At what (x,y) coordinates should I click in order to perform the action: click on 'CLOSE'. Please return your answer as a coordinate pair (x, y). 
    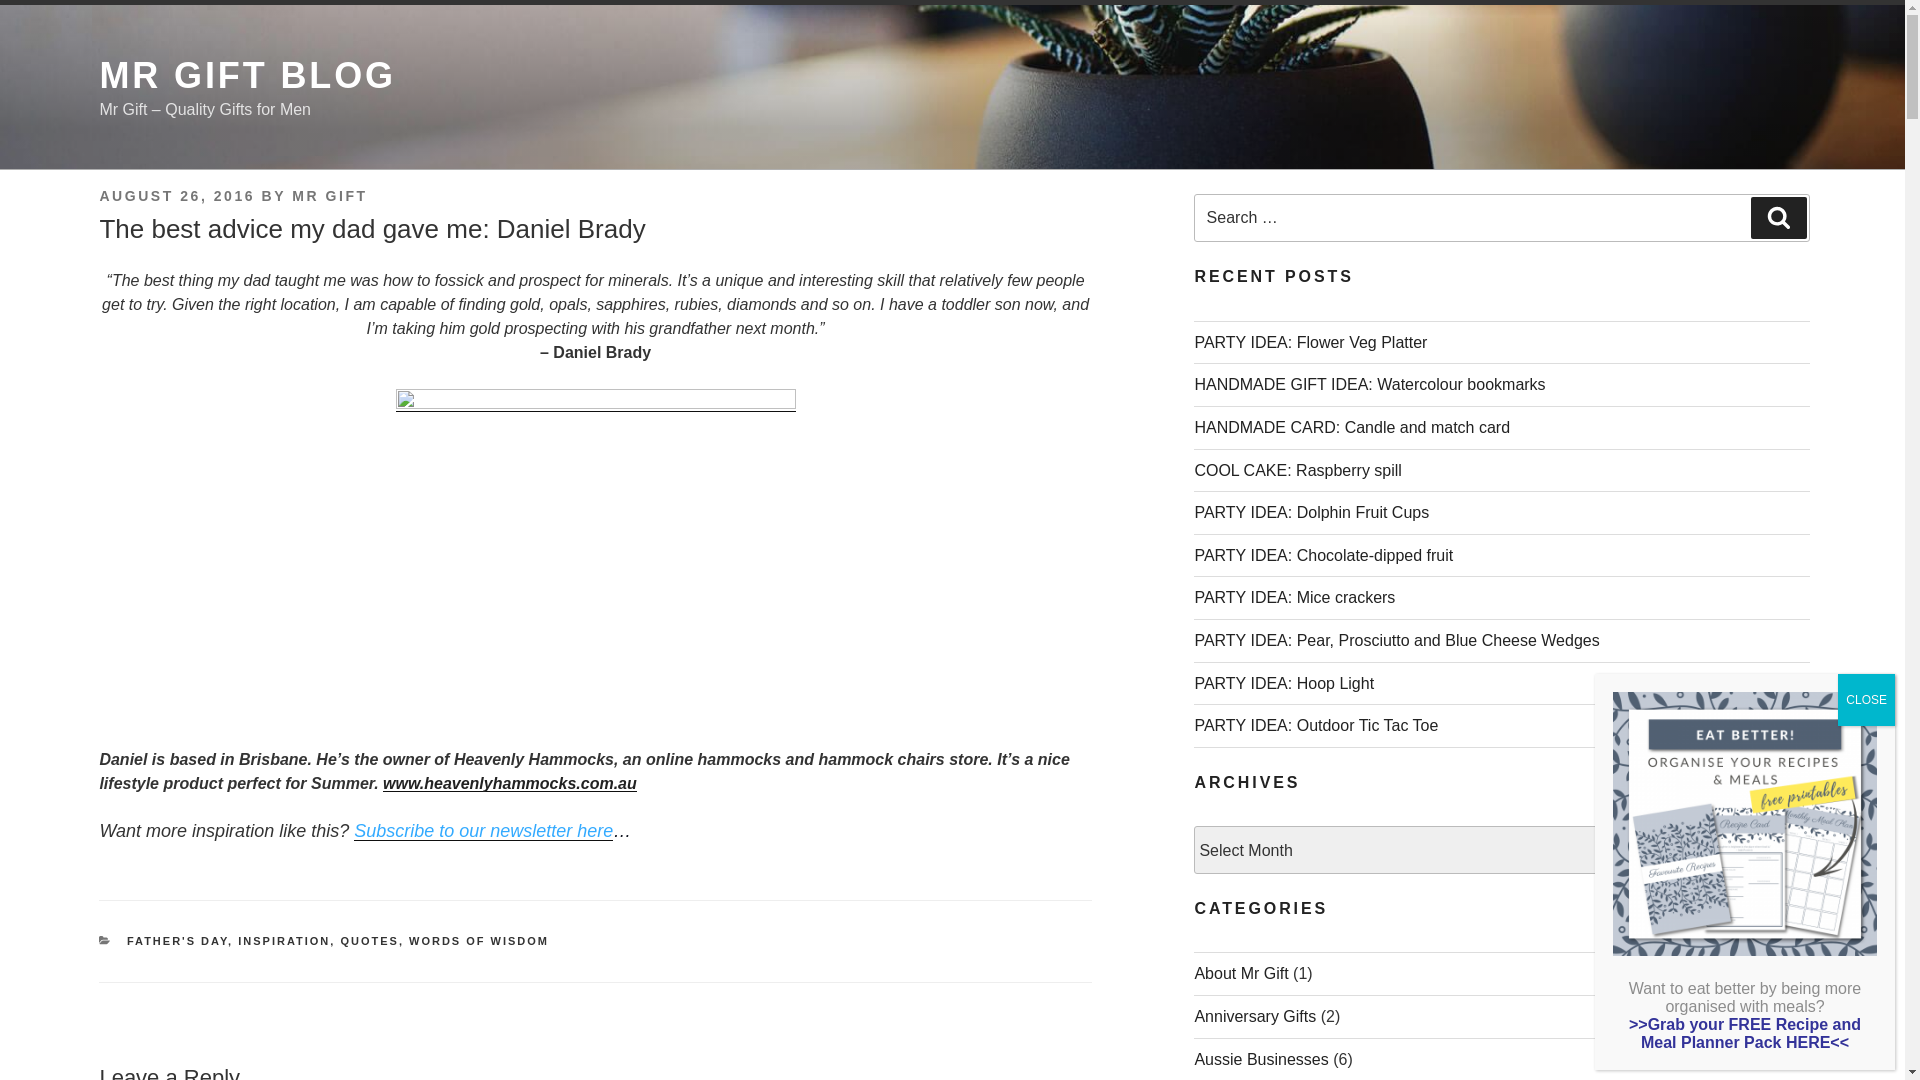
    Looking at the image, I should click on (1865, 698).